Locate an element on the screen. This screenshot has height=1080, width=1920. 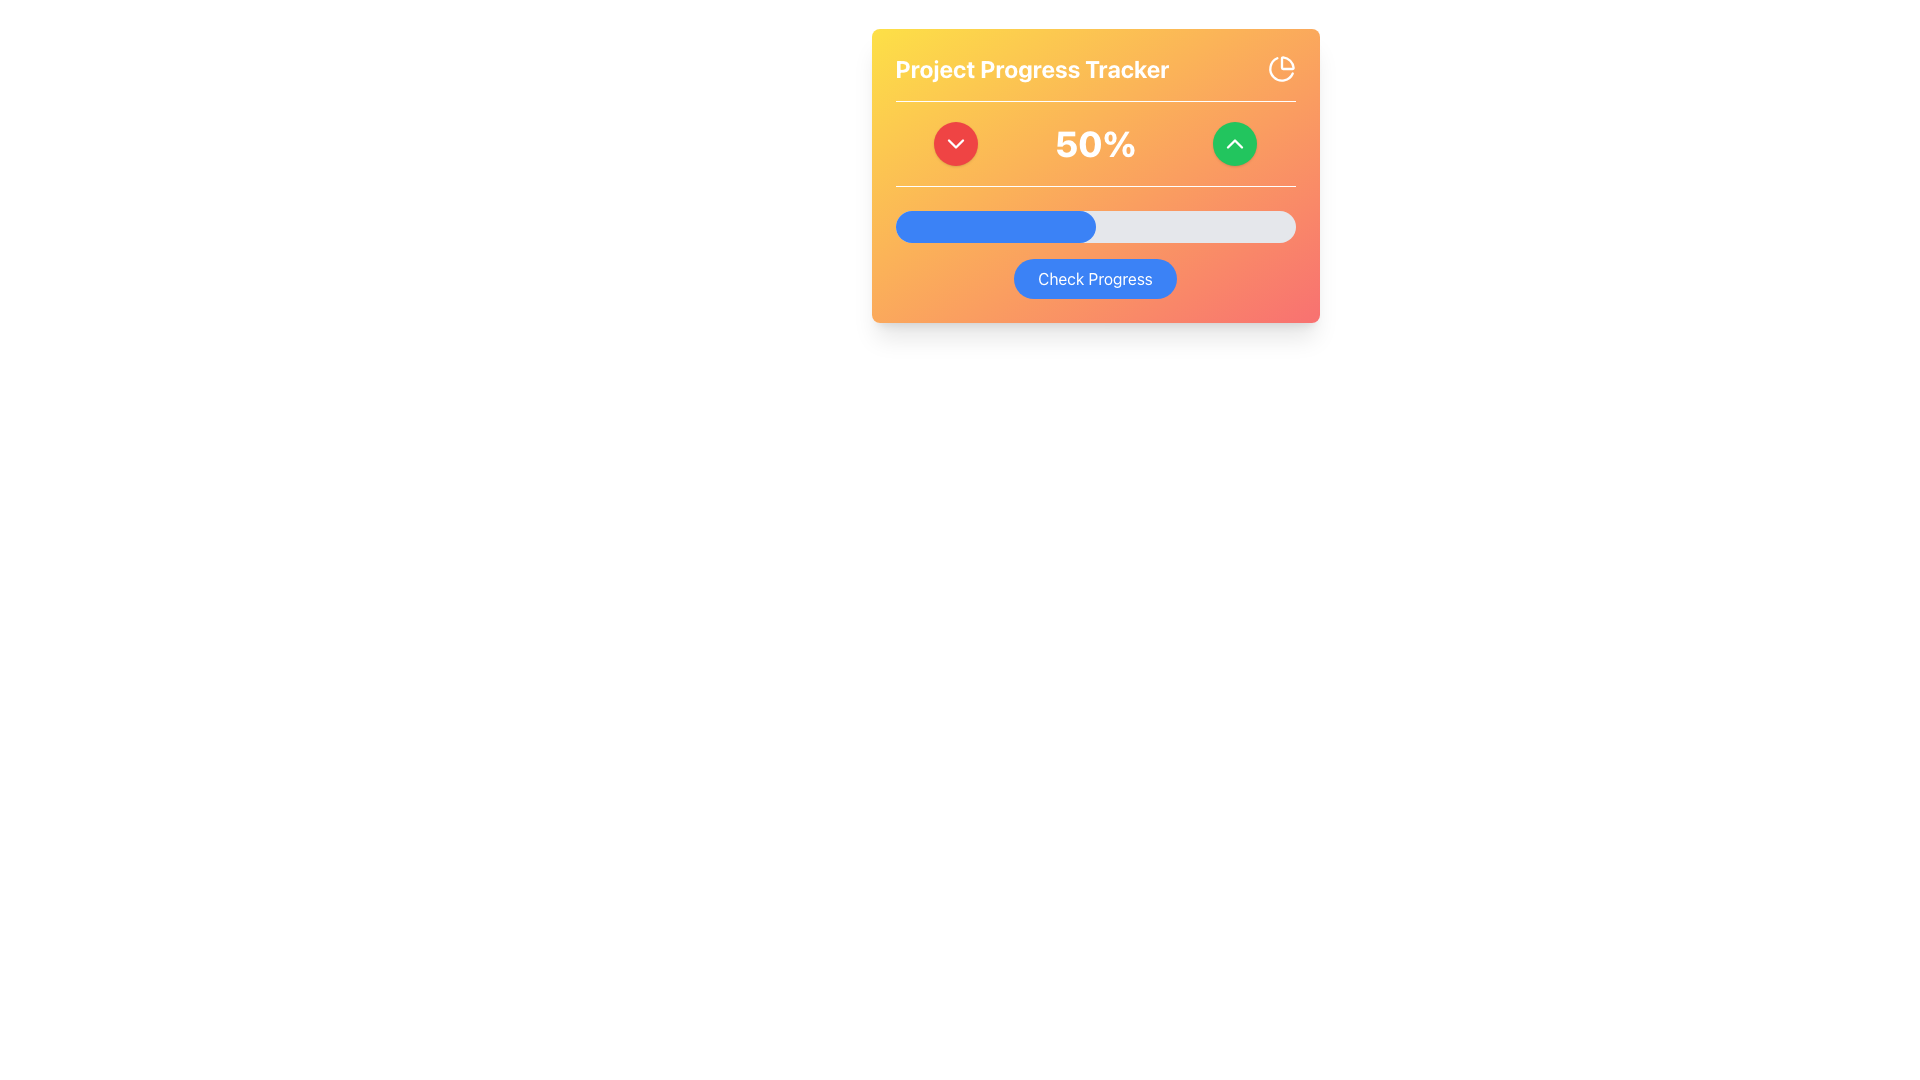
the 'Check Progress' button with a blue background and white text is located at coordinates (1094, 278).